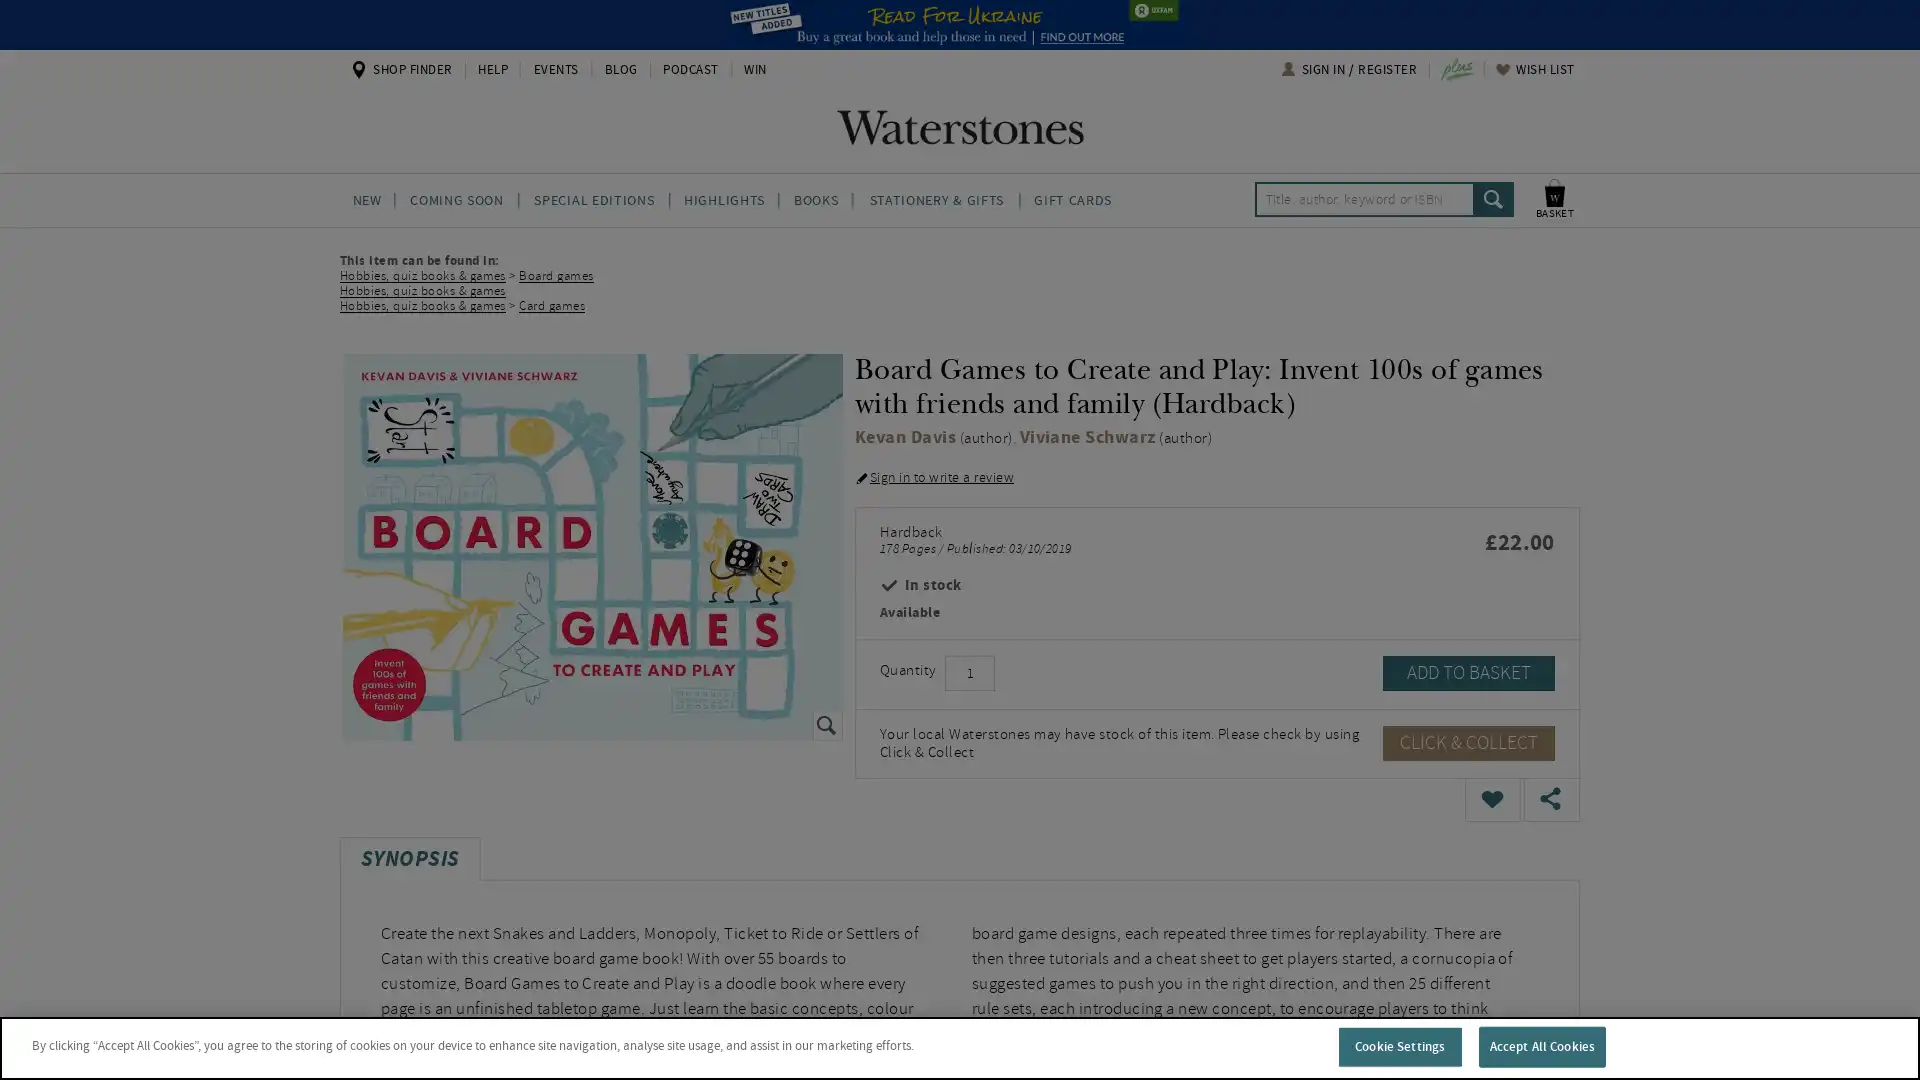 This screenshot has width=1920, height=1080. I want to click on Accept All Cookies, so click(1540, 1045).